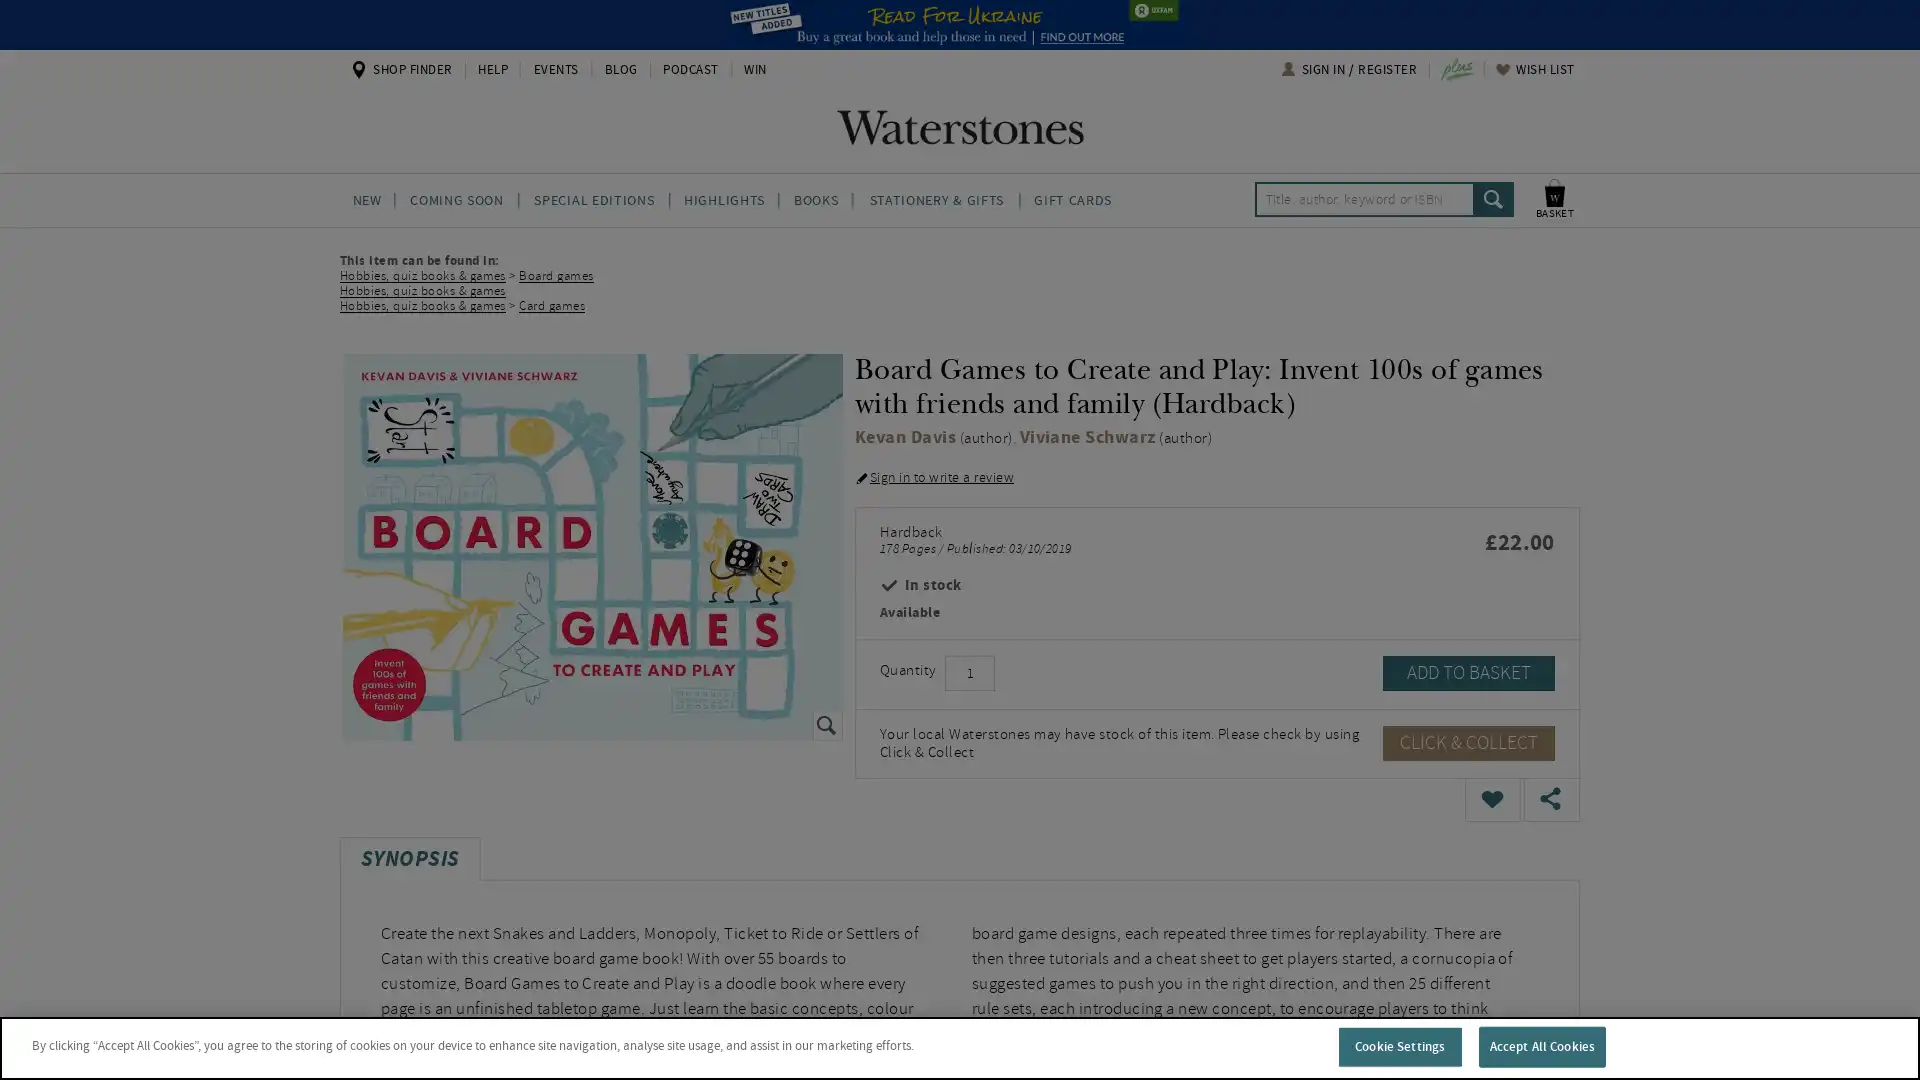 This screenshot has width=1920, height=1080. I want to click on Accept All Cookies, so click(1540, 1045).